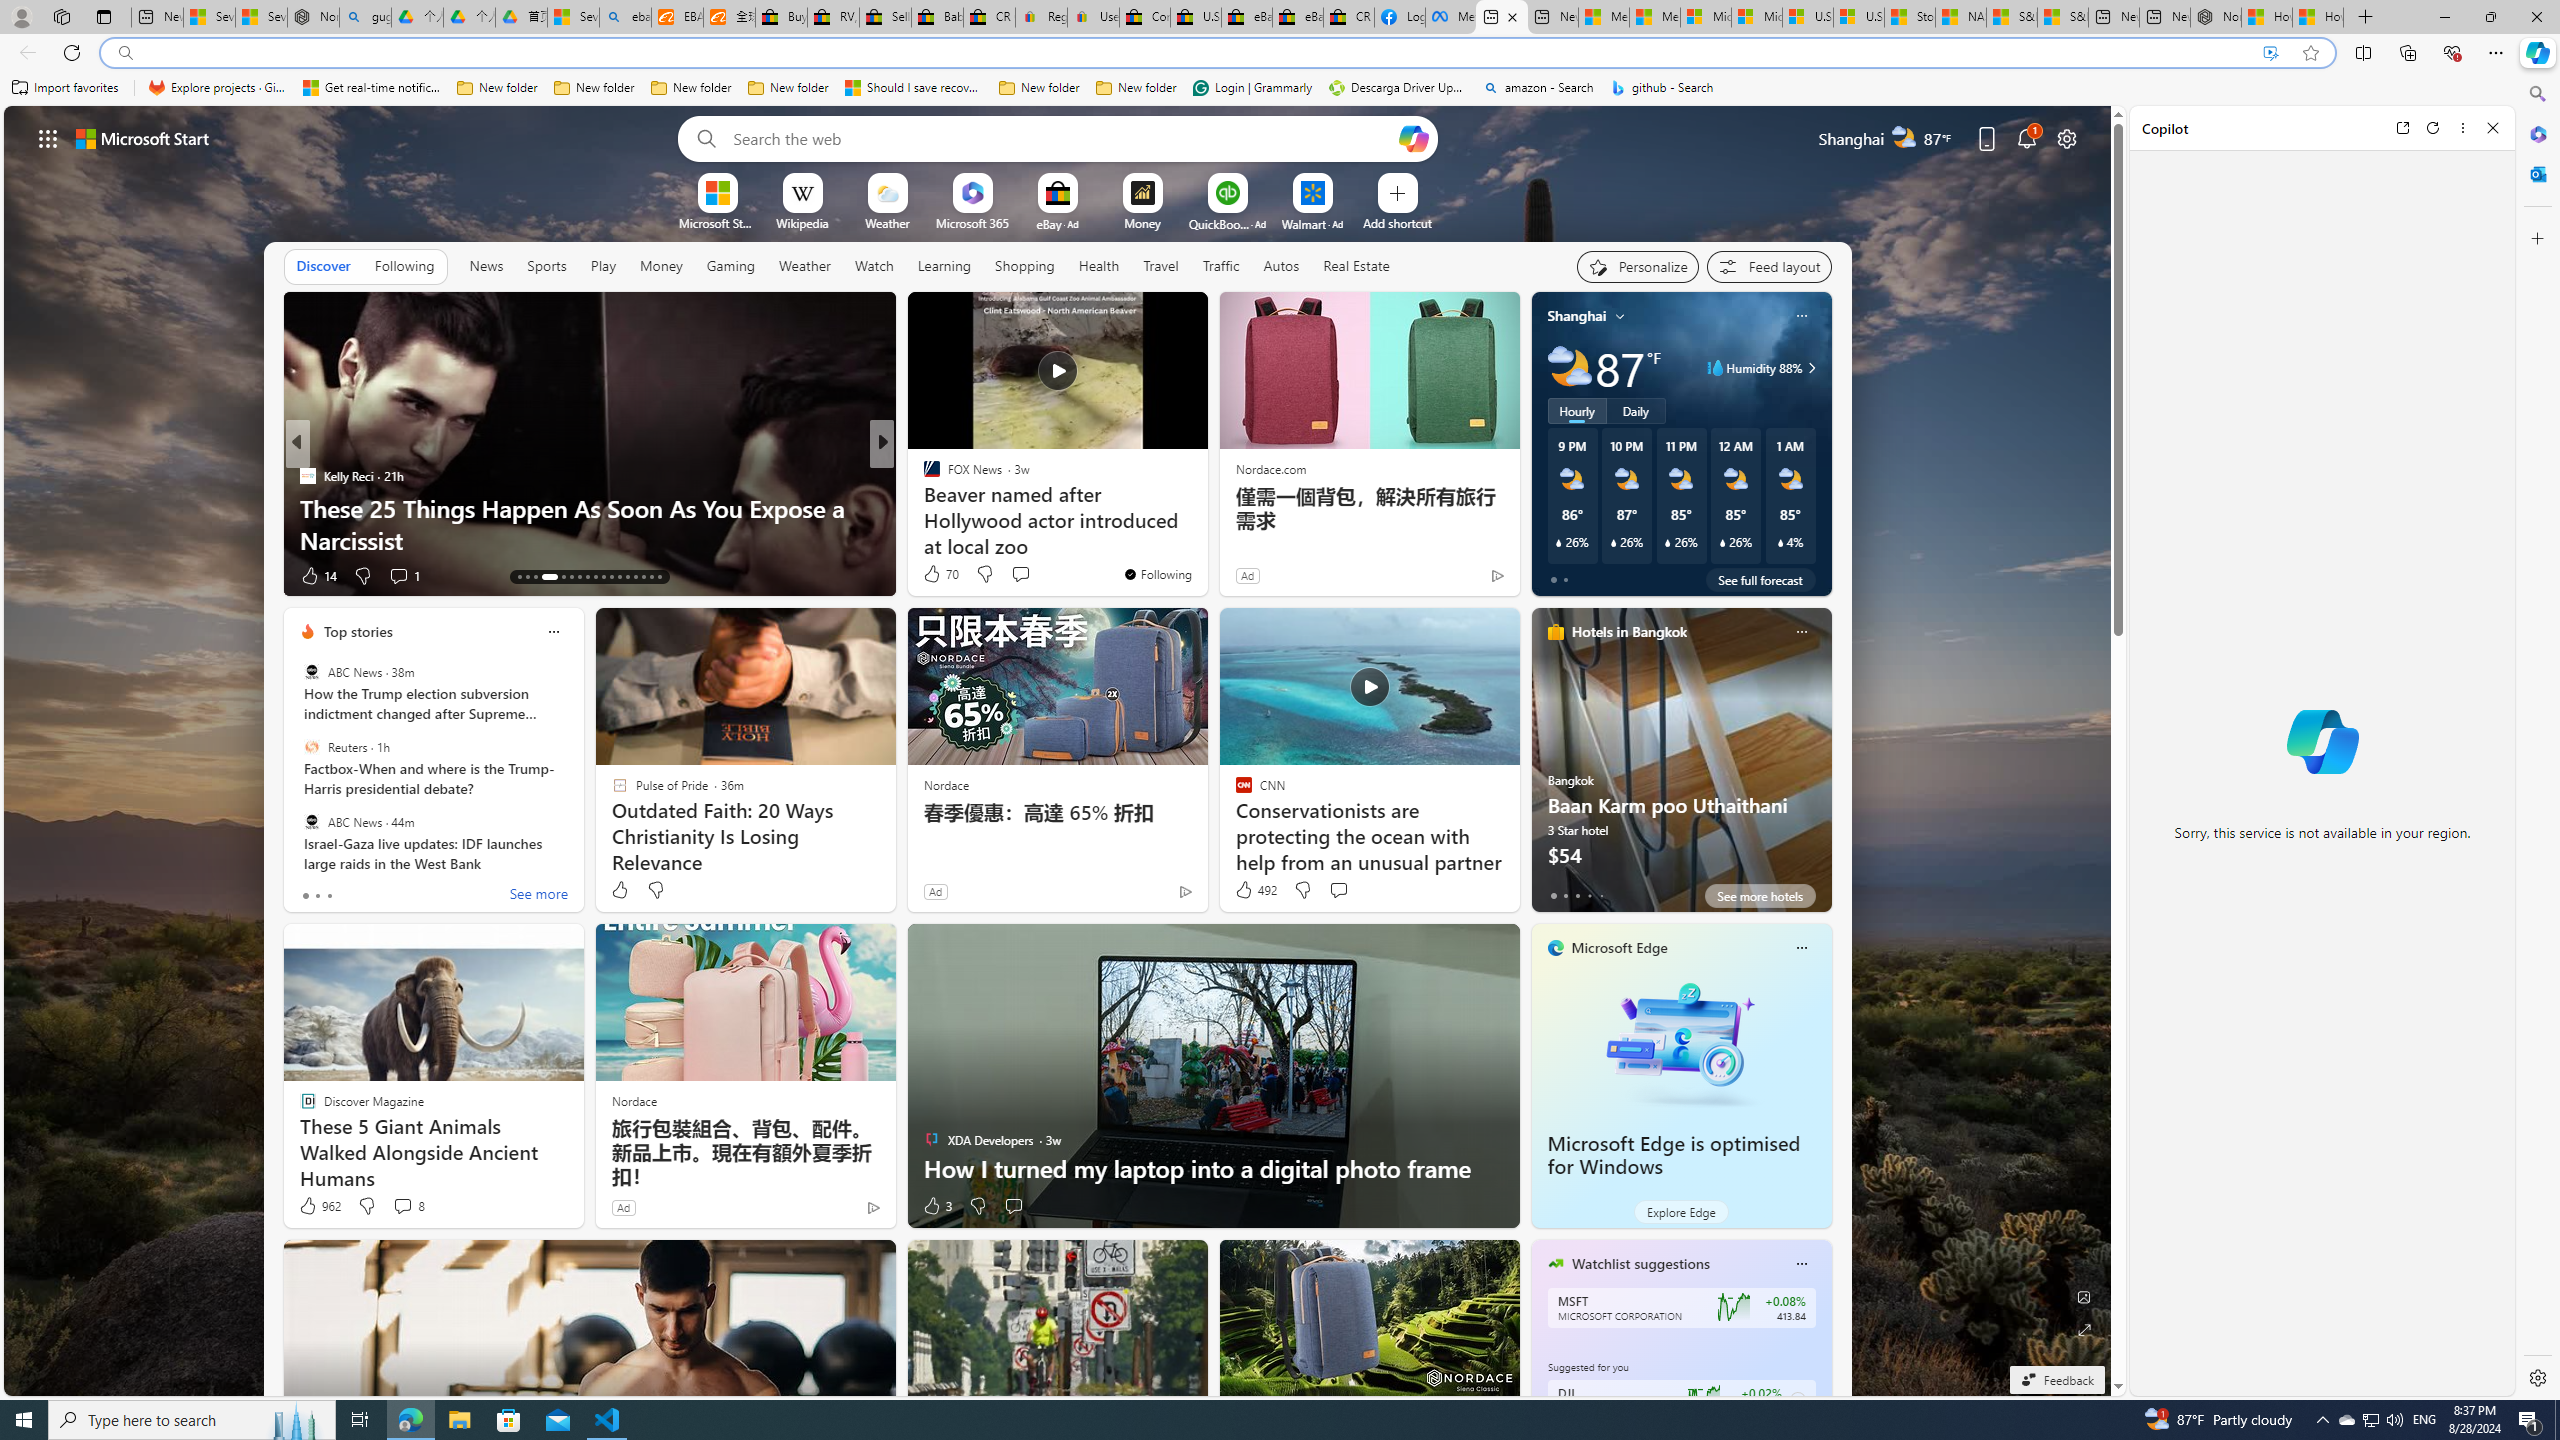 This screenshot has height=1440, width=2560. Describe the element at coordinates (933, 575) in the screenshot. I see `'81 Like'` at that location.